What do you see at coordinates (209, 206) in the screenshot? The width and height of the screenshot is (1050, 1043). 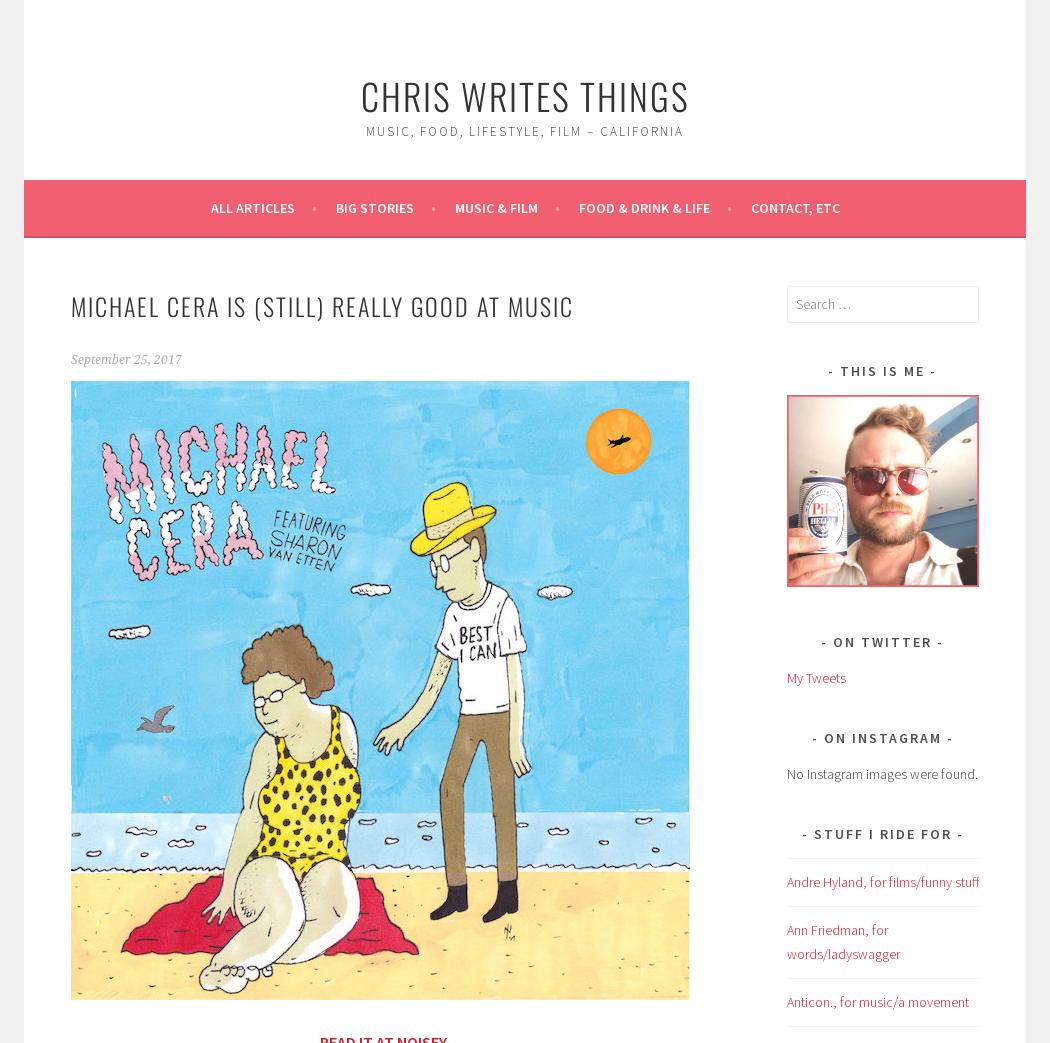 I see `'All Articles'` at bounding box center [209, 206].